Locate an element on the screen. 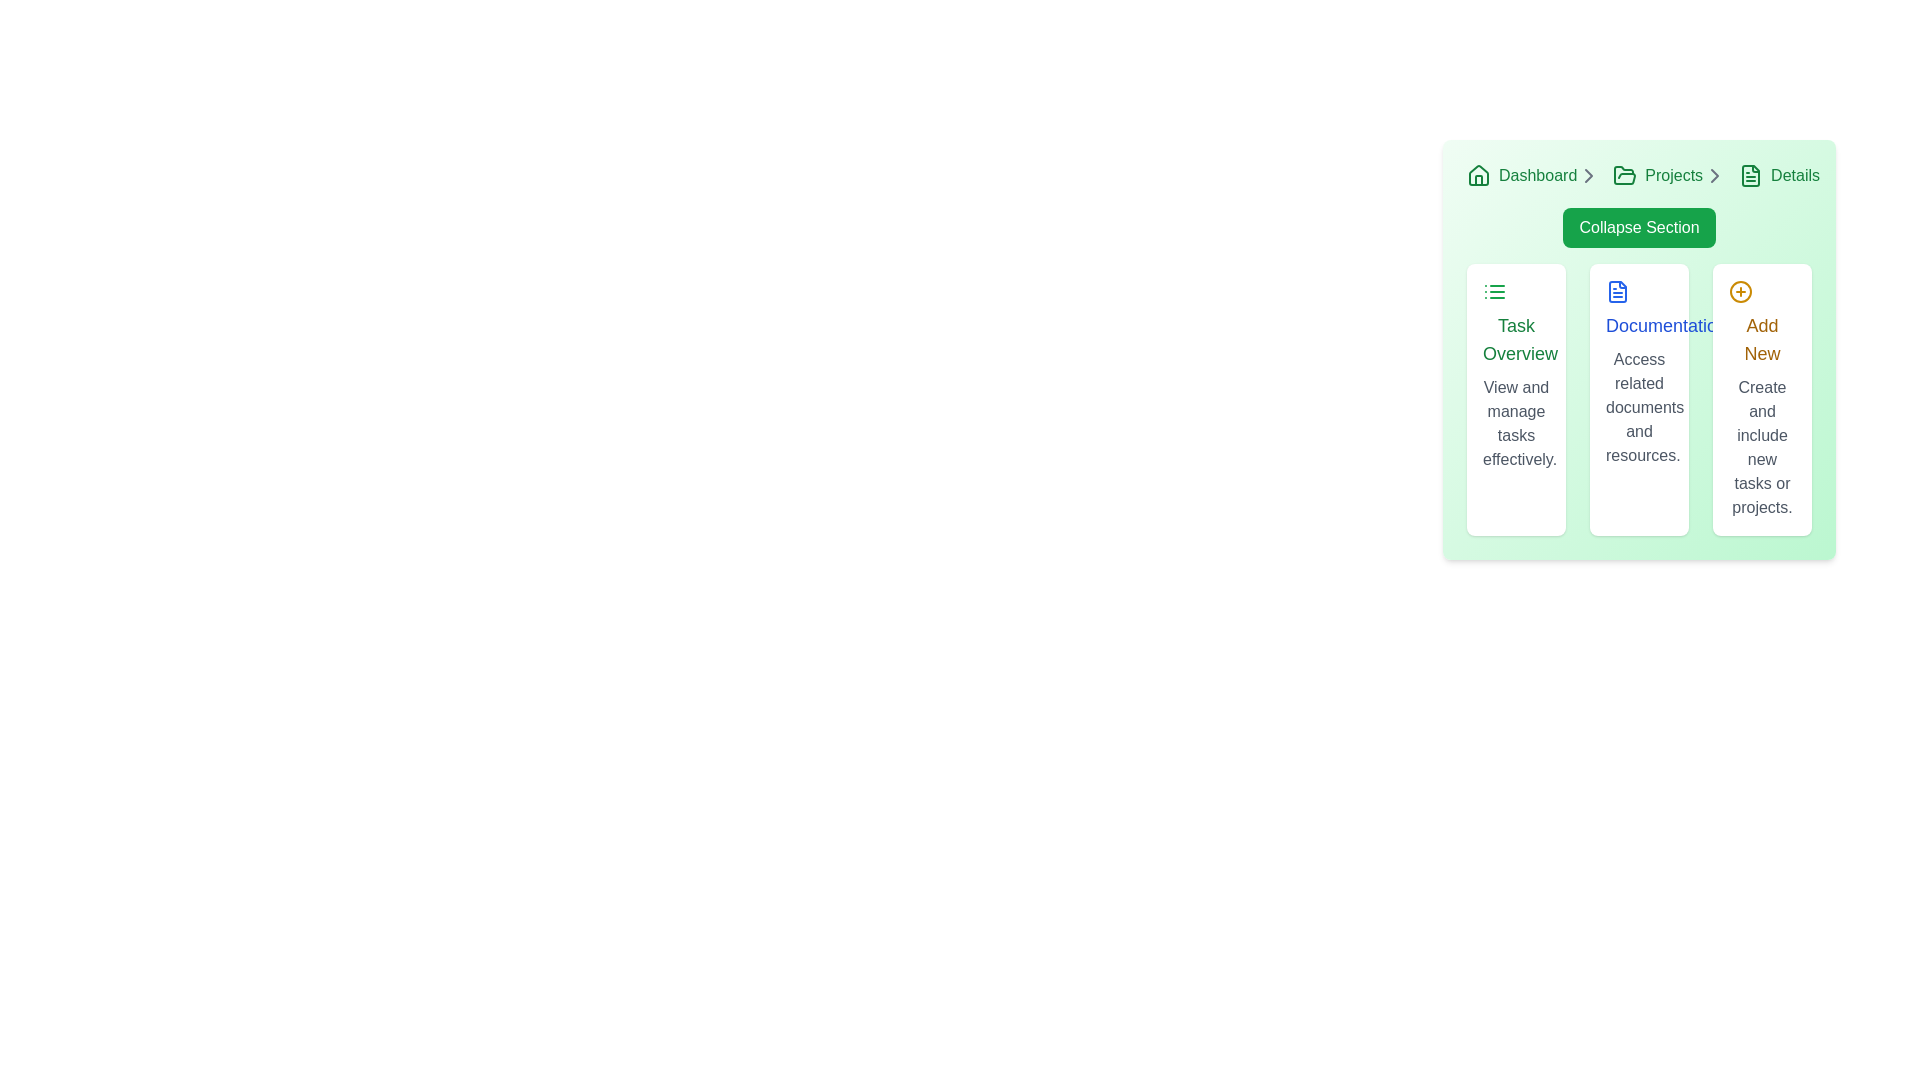 This screenshot has width=1920, height=1080. the circular icon with a yellow outline and a plus sign in the center, located in the 'Add New' card is located at coordinates (1740, 292).